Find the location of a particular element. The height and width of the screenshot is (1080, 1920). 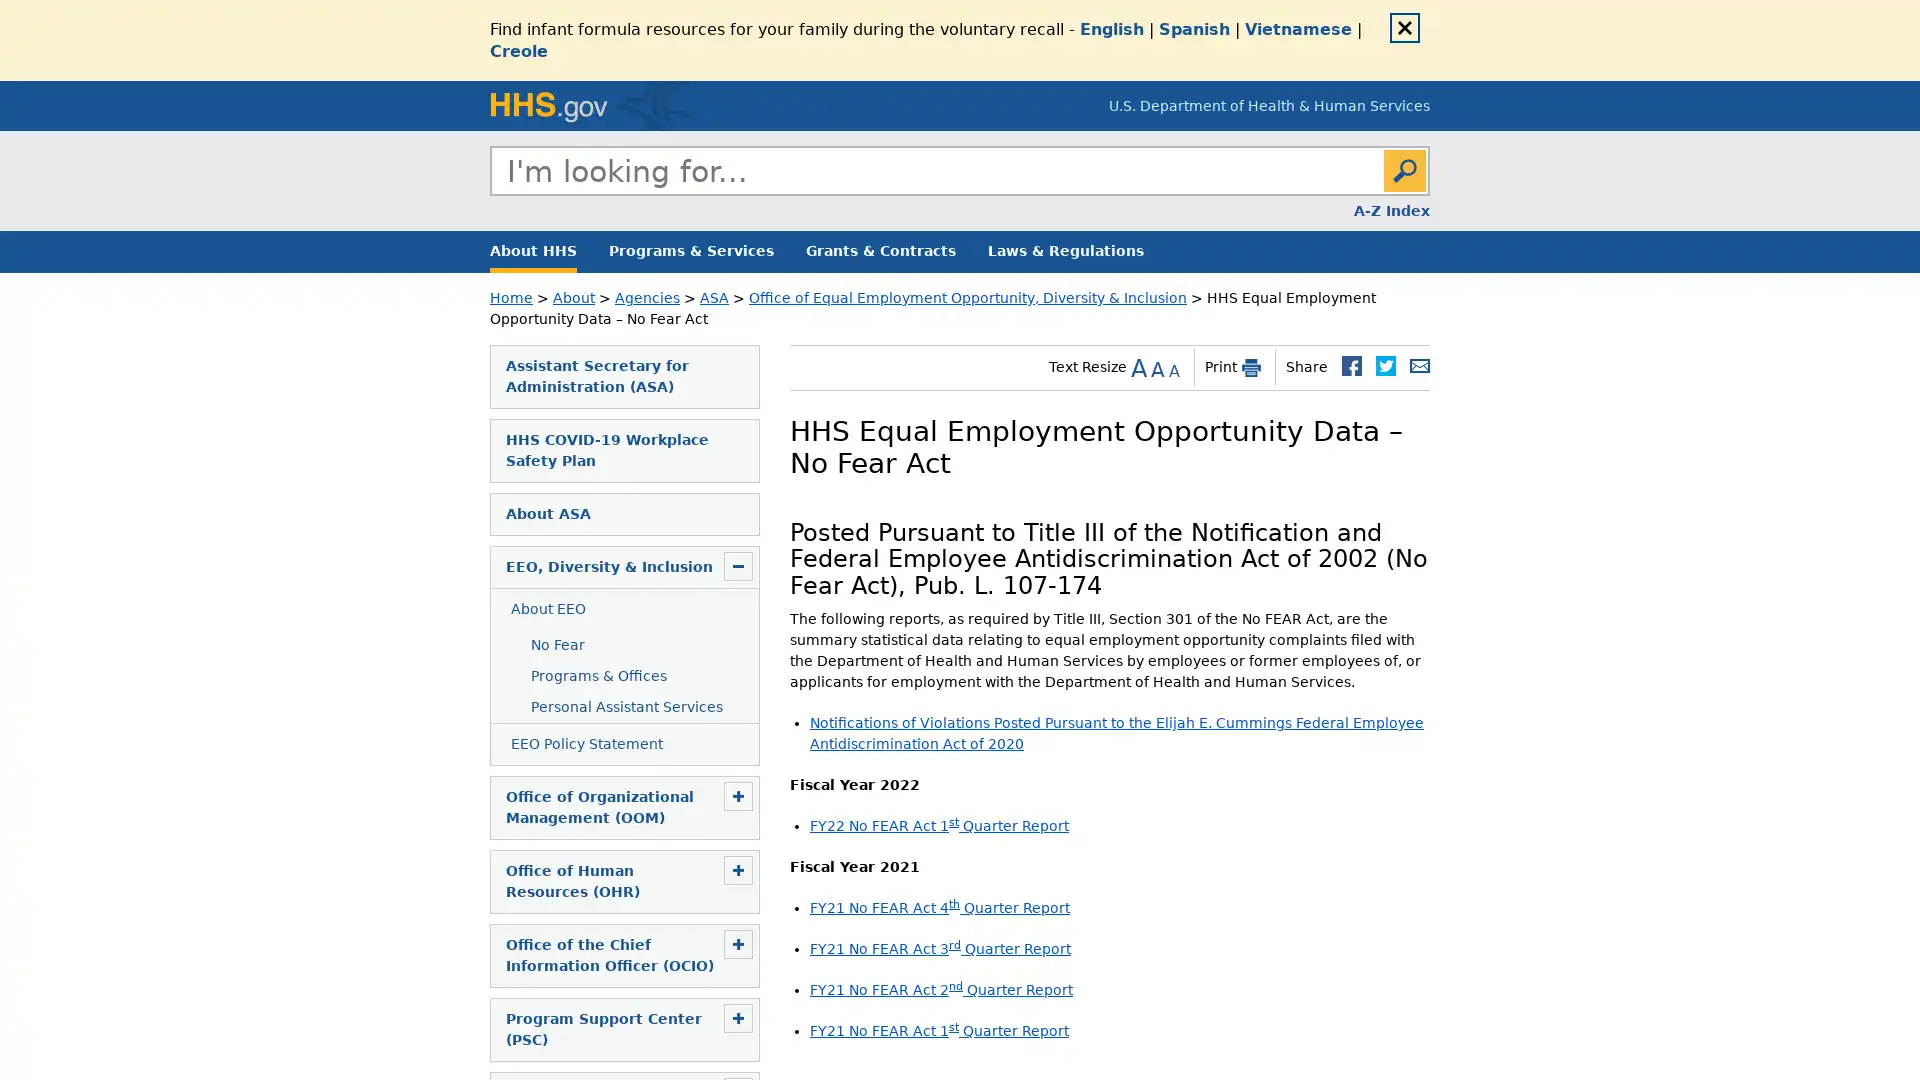

Close is located at coordinates (1428, 193).